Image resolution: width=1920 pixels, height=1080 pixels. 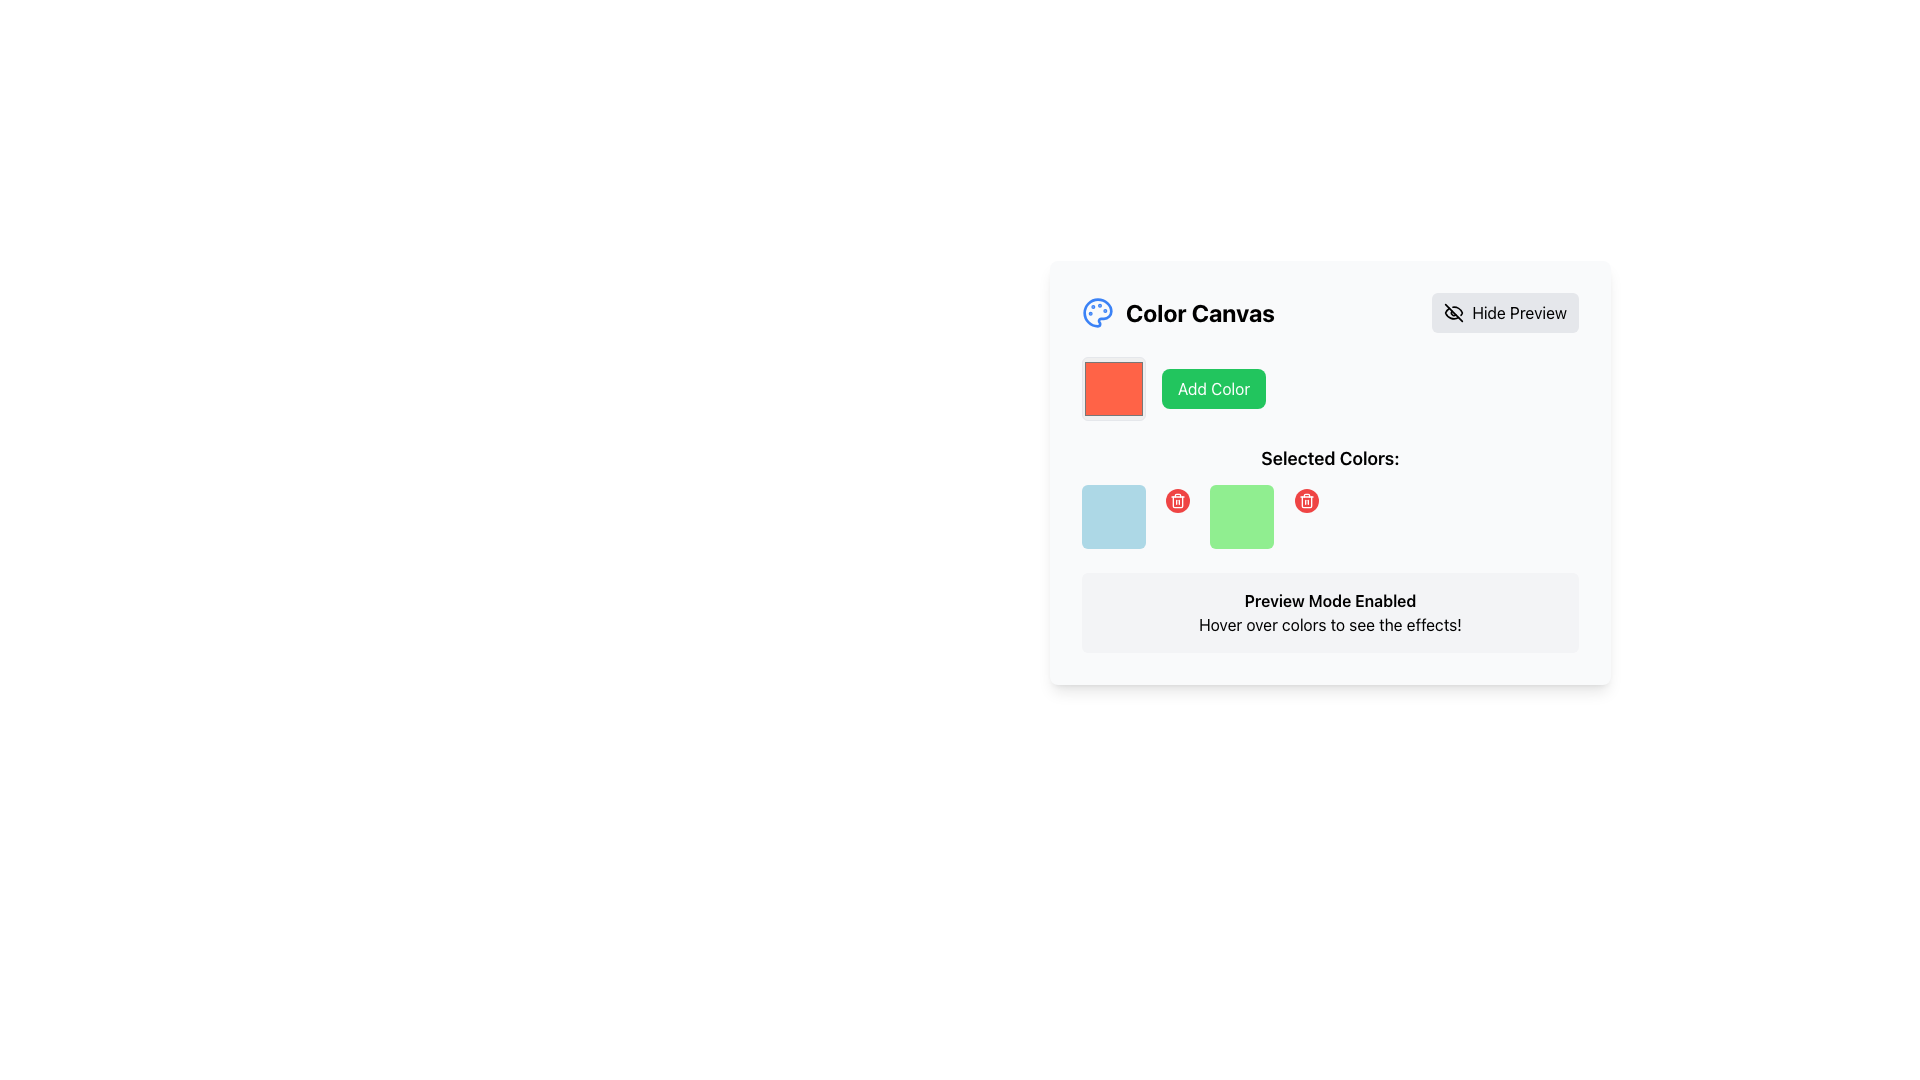 I want to click on the second red icon button in the 'Selected Colors' section, so click(x=1177, y=500).